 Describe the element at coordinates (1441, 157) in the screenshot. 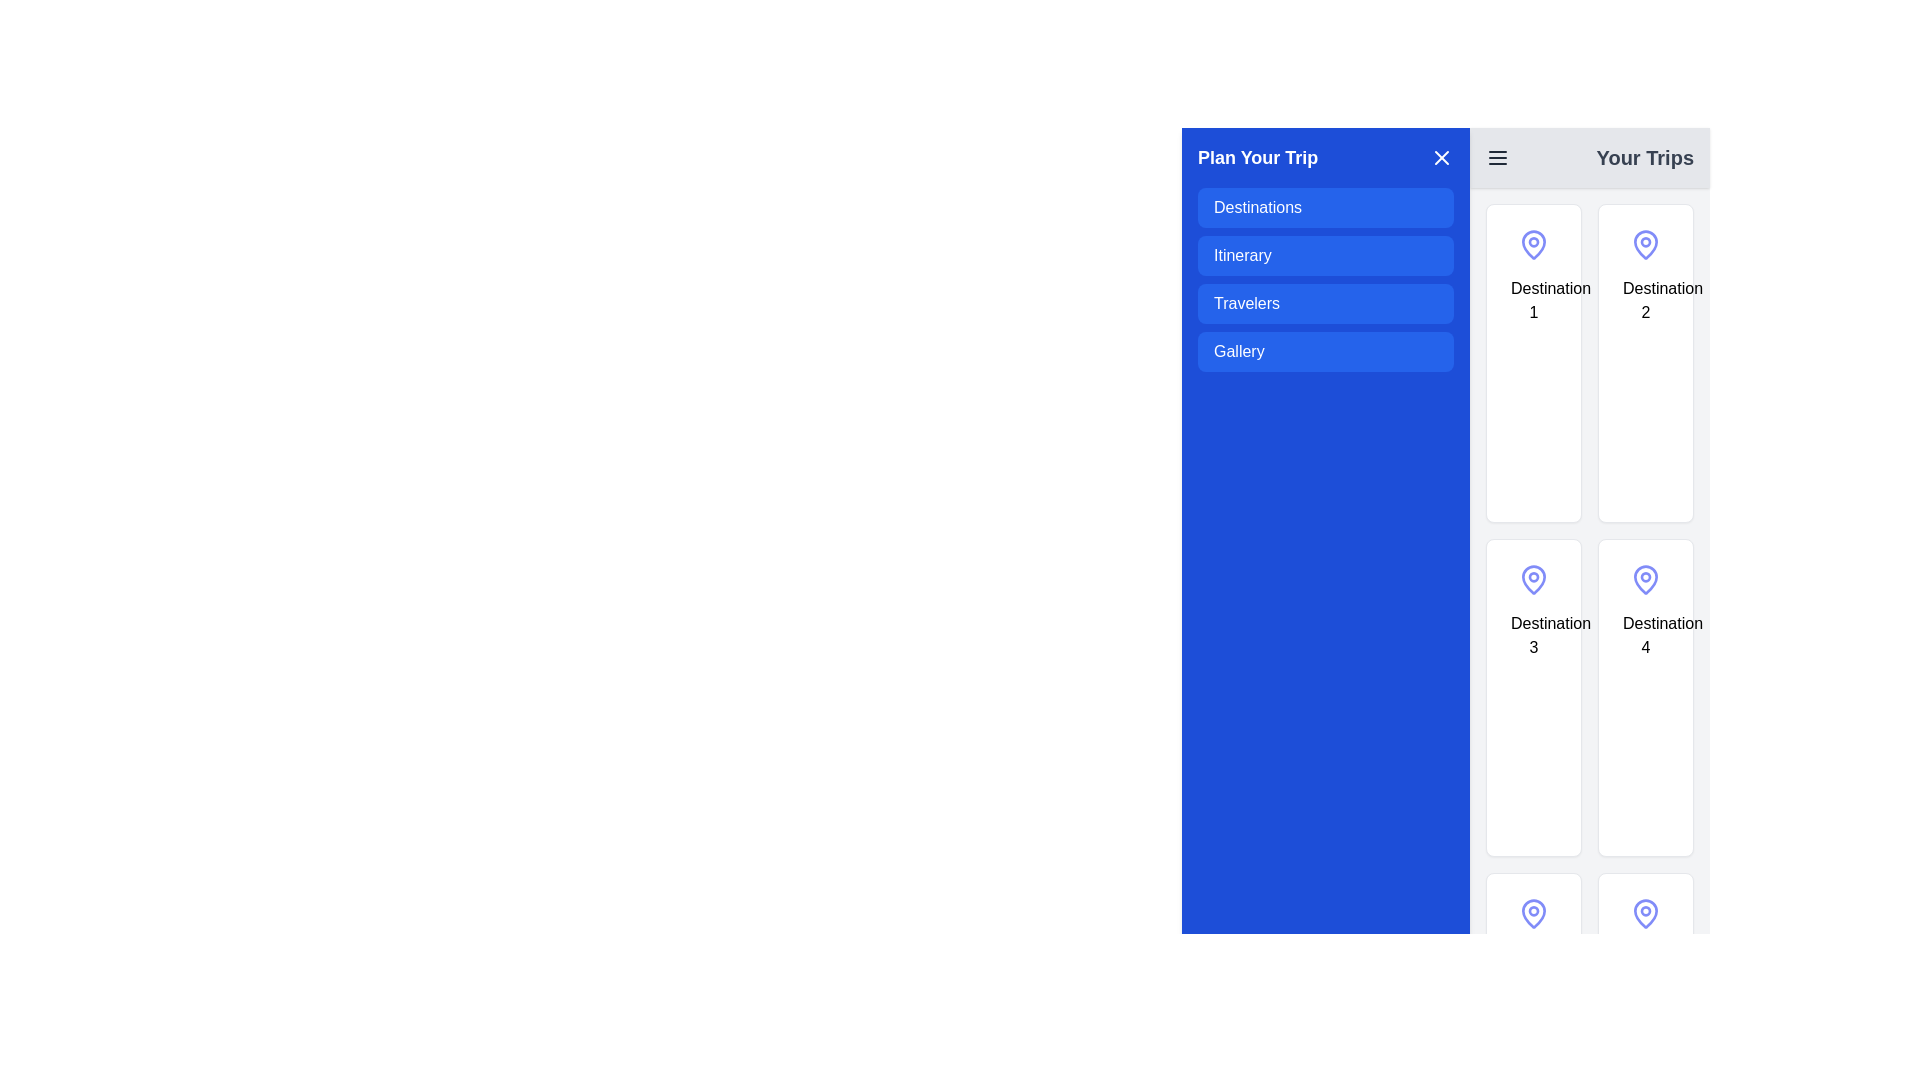

I see `the close button in the upper right corner of the 'Plan Your Trip' section` at that location.